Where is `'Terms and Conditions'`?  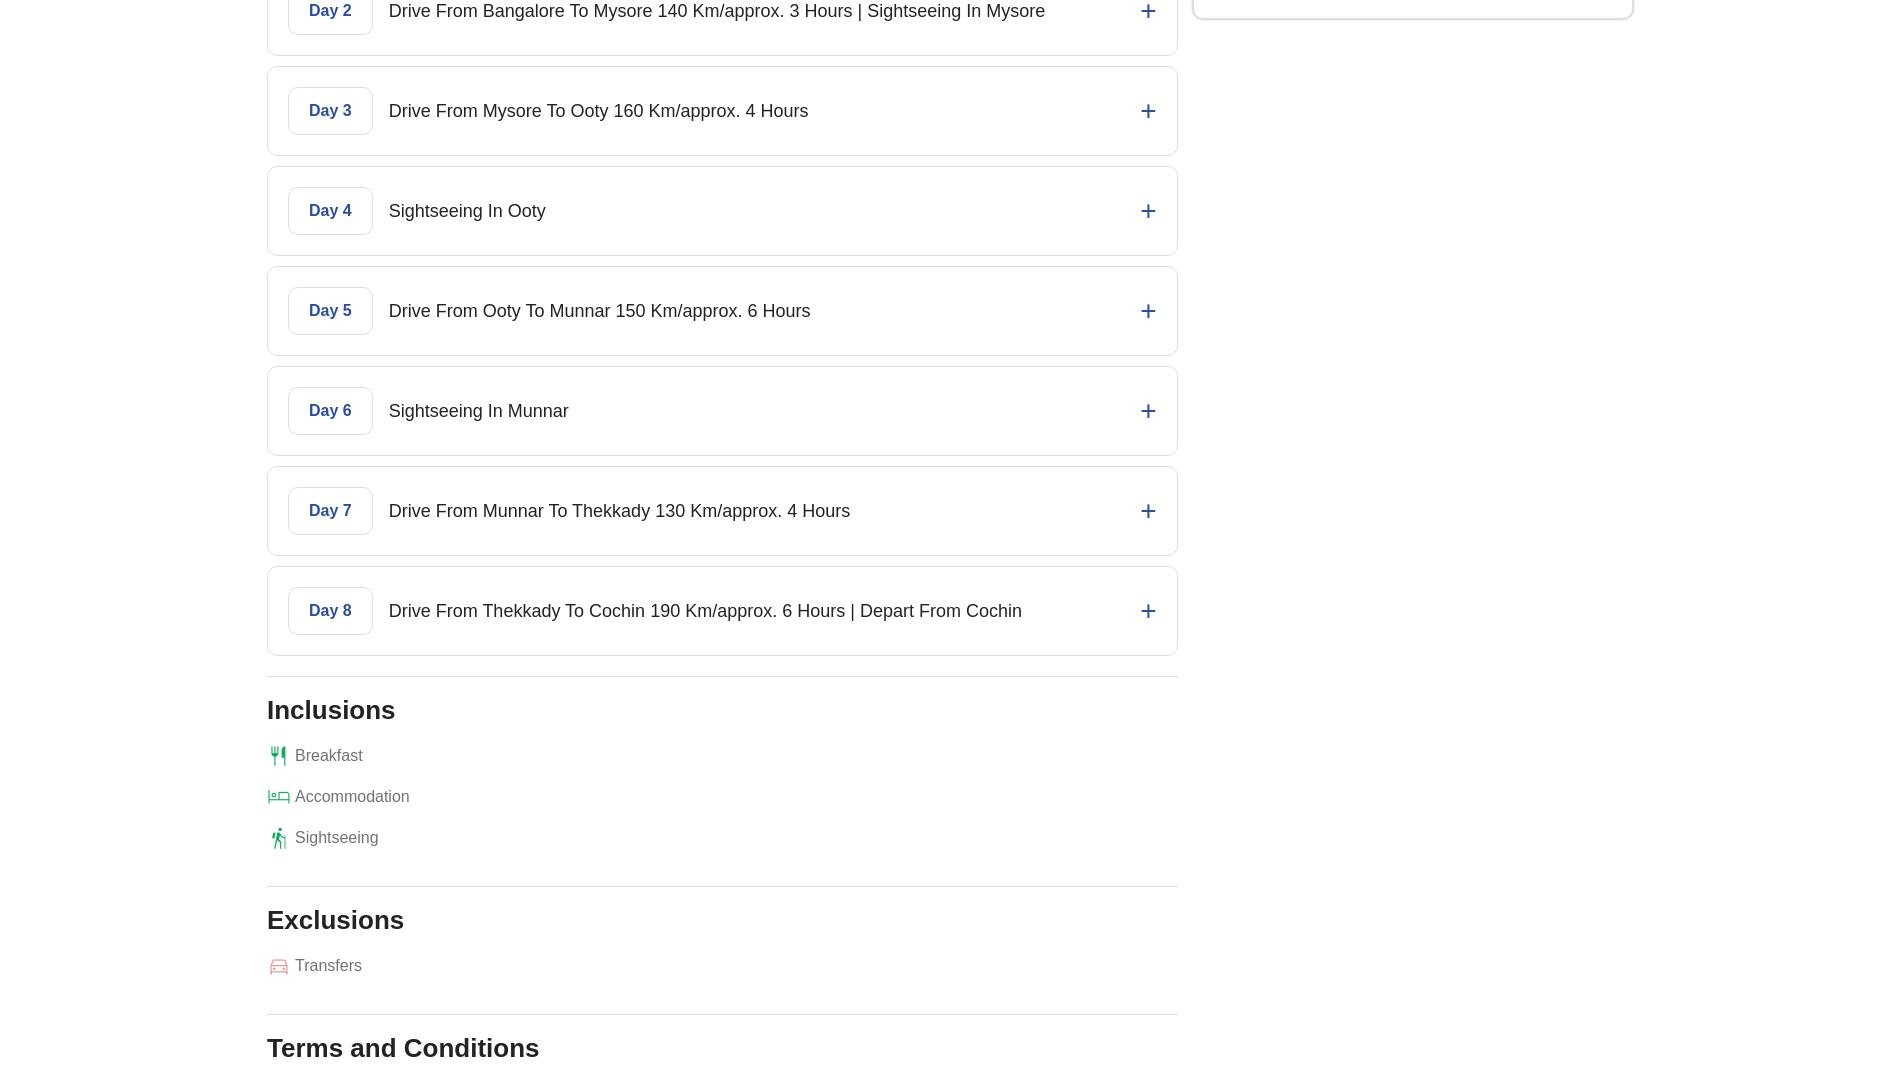 'Terms and Conditions' is located at coordinates (265, 1047).